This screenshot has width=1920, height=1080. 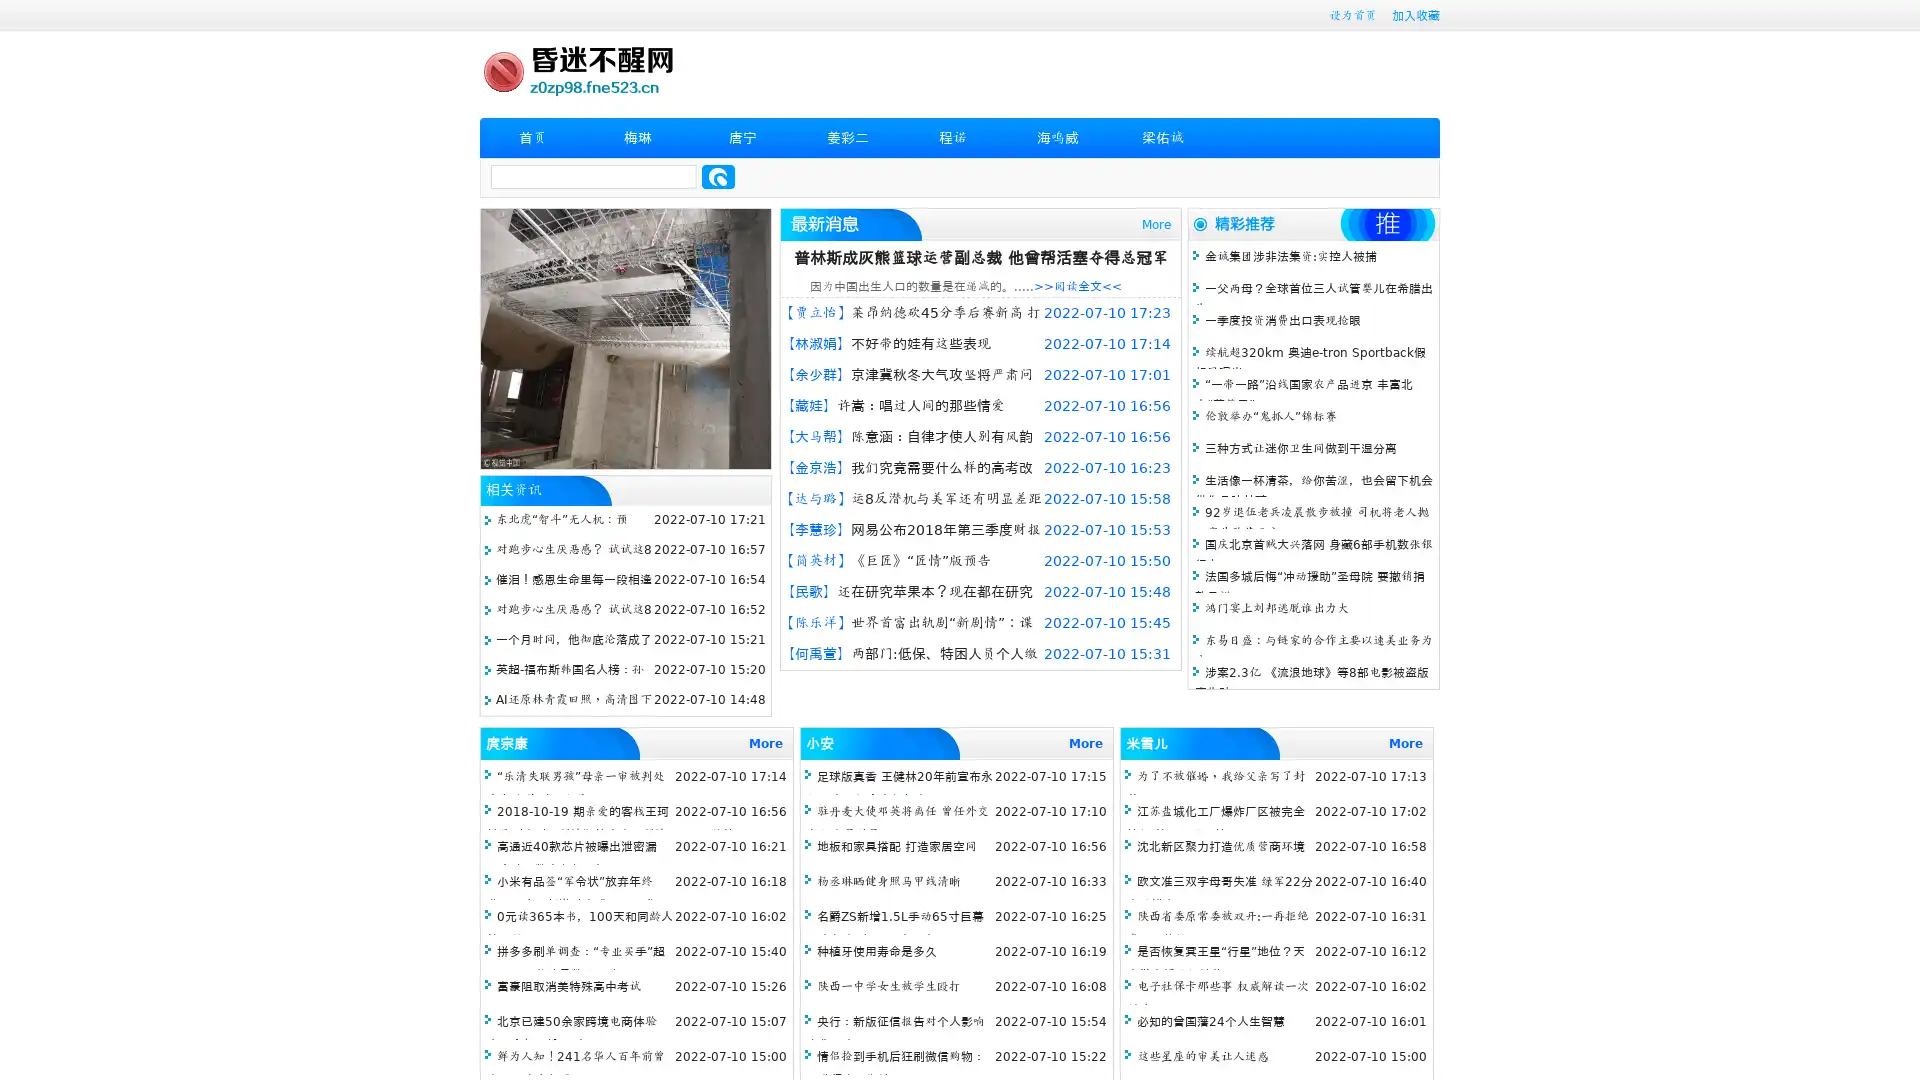 What do you see at coordinates (718, 176) in the screenshot?
I see `Search` at bounding box center [718, 176].